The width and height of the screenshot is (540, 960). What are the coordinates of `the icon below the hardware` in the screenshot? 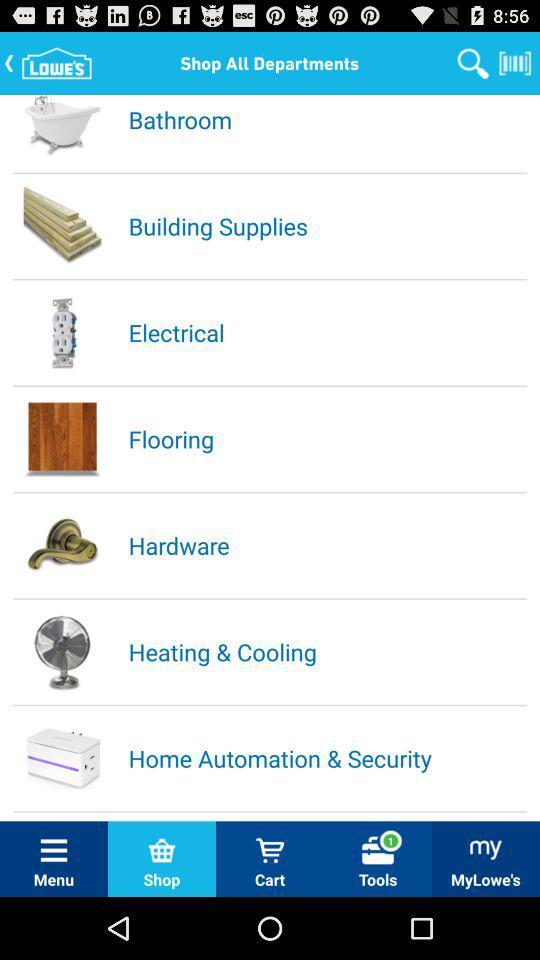 It's located at (326, 650).